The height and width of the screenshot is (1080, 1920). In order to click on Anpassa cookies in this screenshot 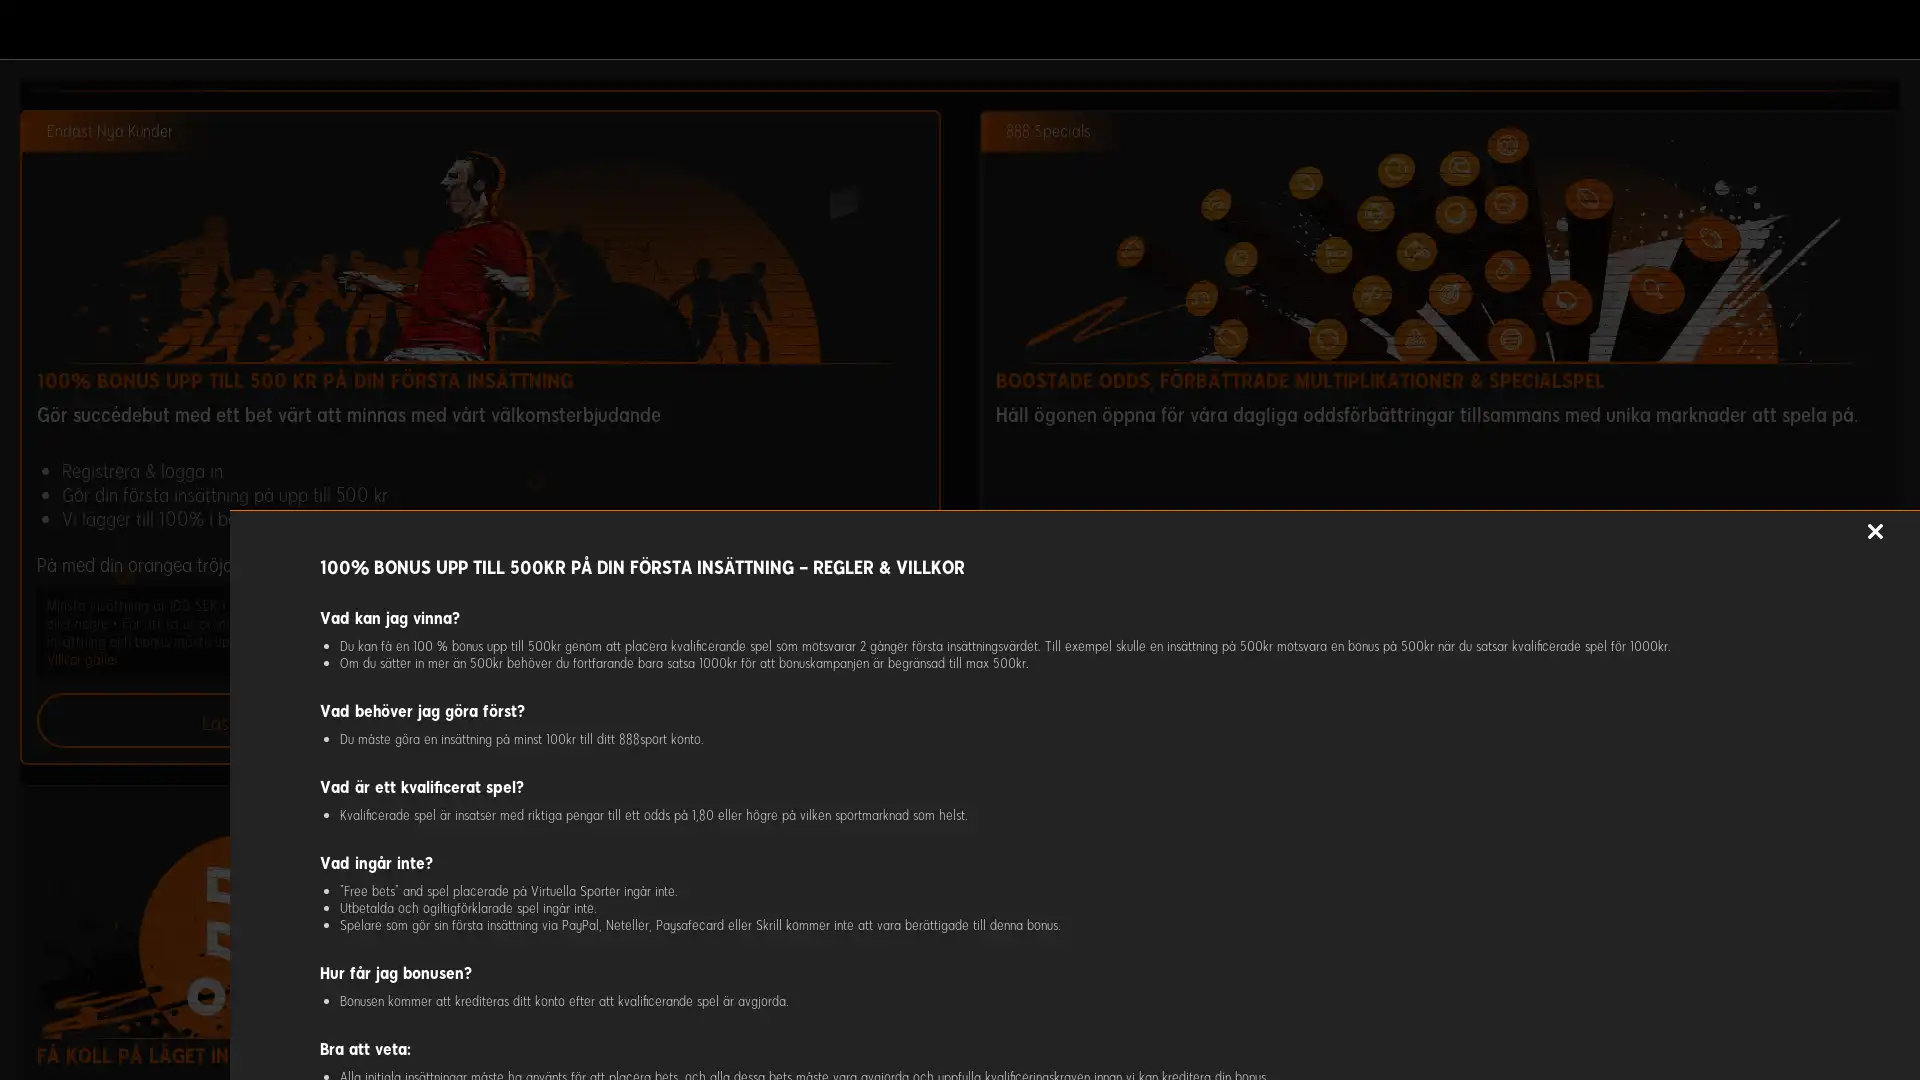, I will do `click(1145, 1015)`.